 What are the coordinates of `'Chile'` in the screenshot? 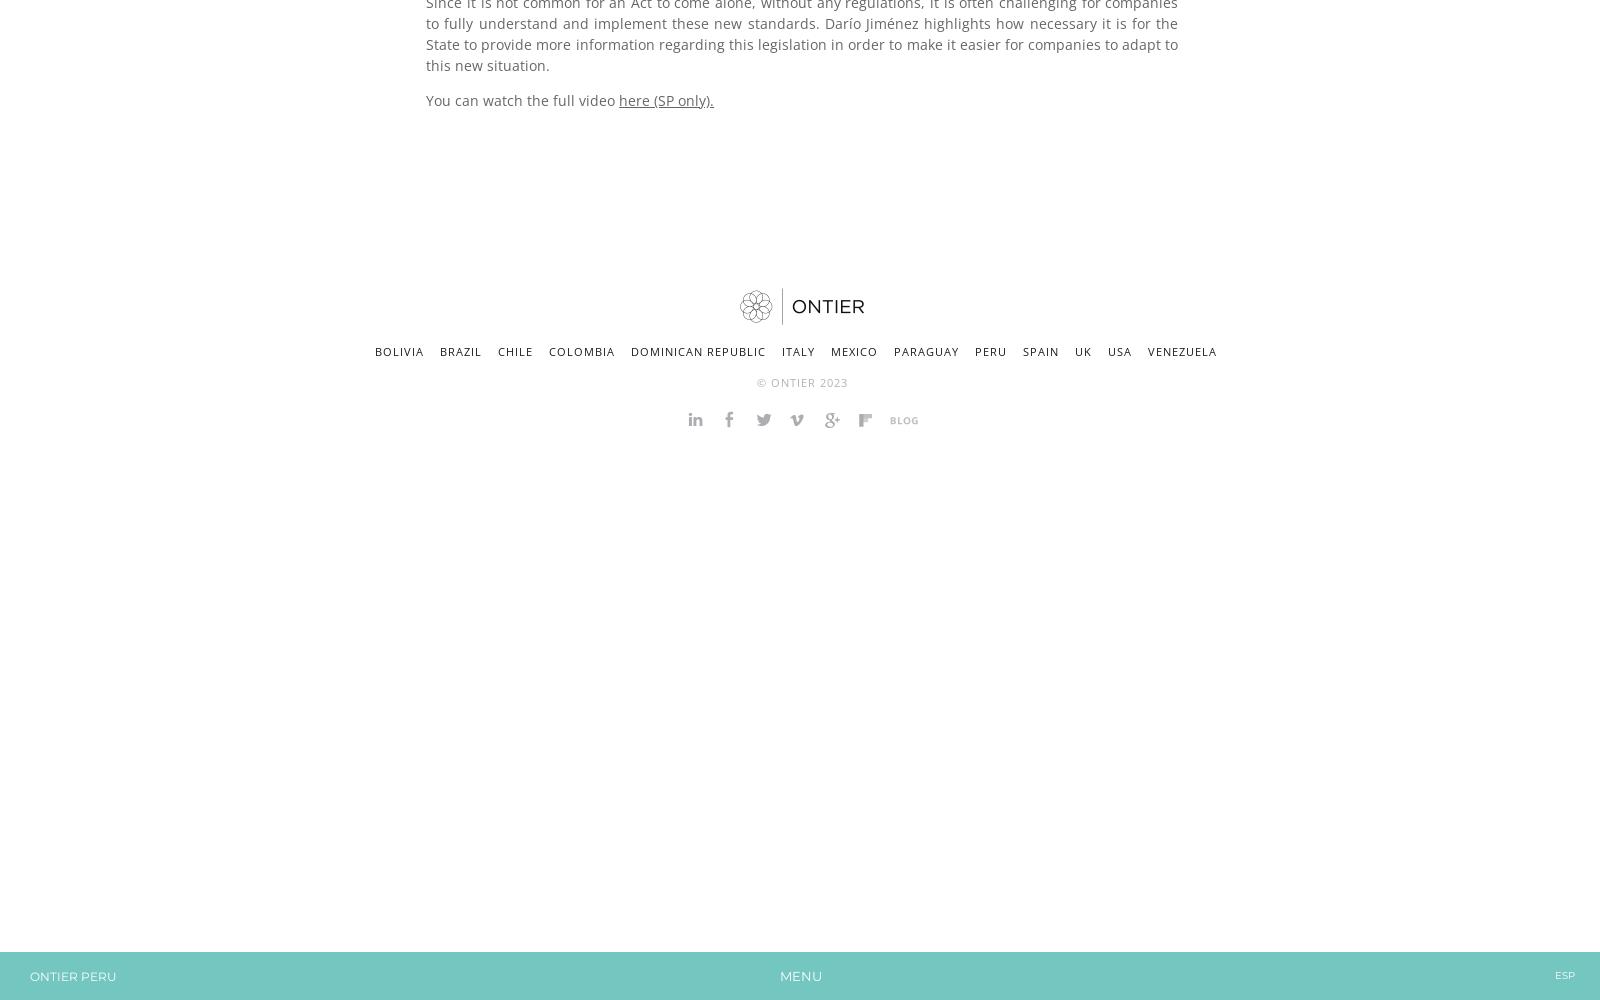 It's located at (497, 350).